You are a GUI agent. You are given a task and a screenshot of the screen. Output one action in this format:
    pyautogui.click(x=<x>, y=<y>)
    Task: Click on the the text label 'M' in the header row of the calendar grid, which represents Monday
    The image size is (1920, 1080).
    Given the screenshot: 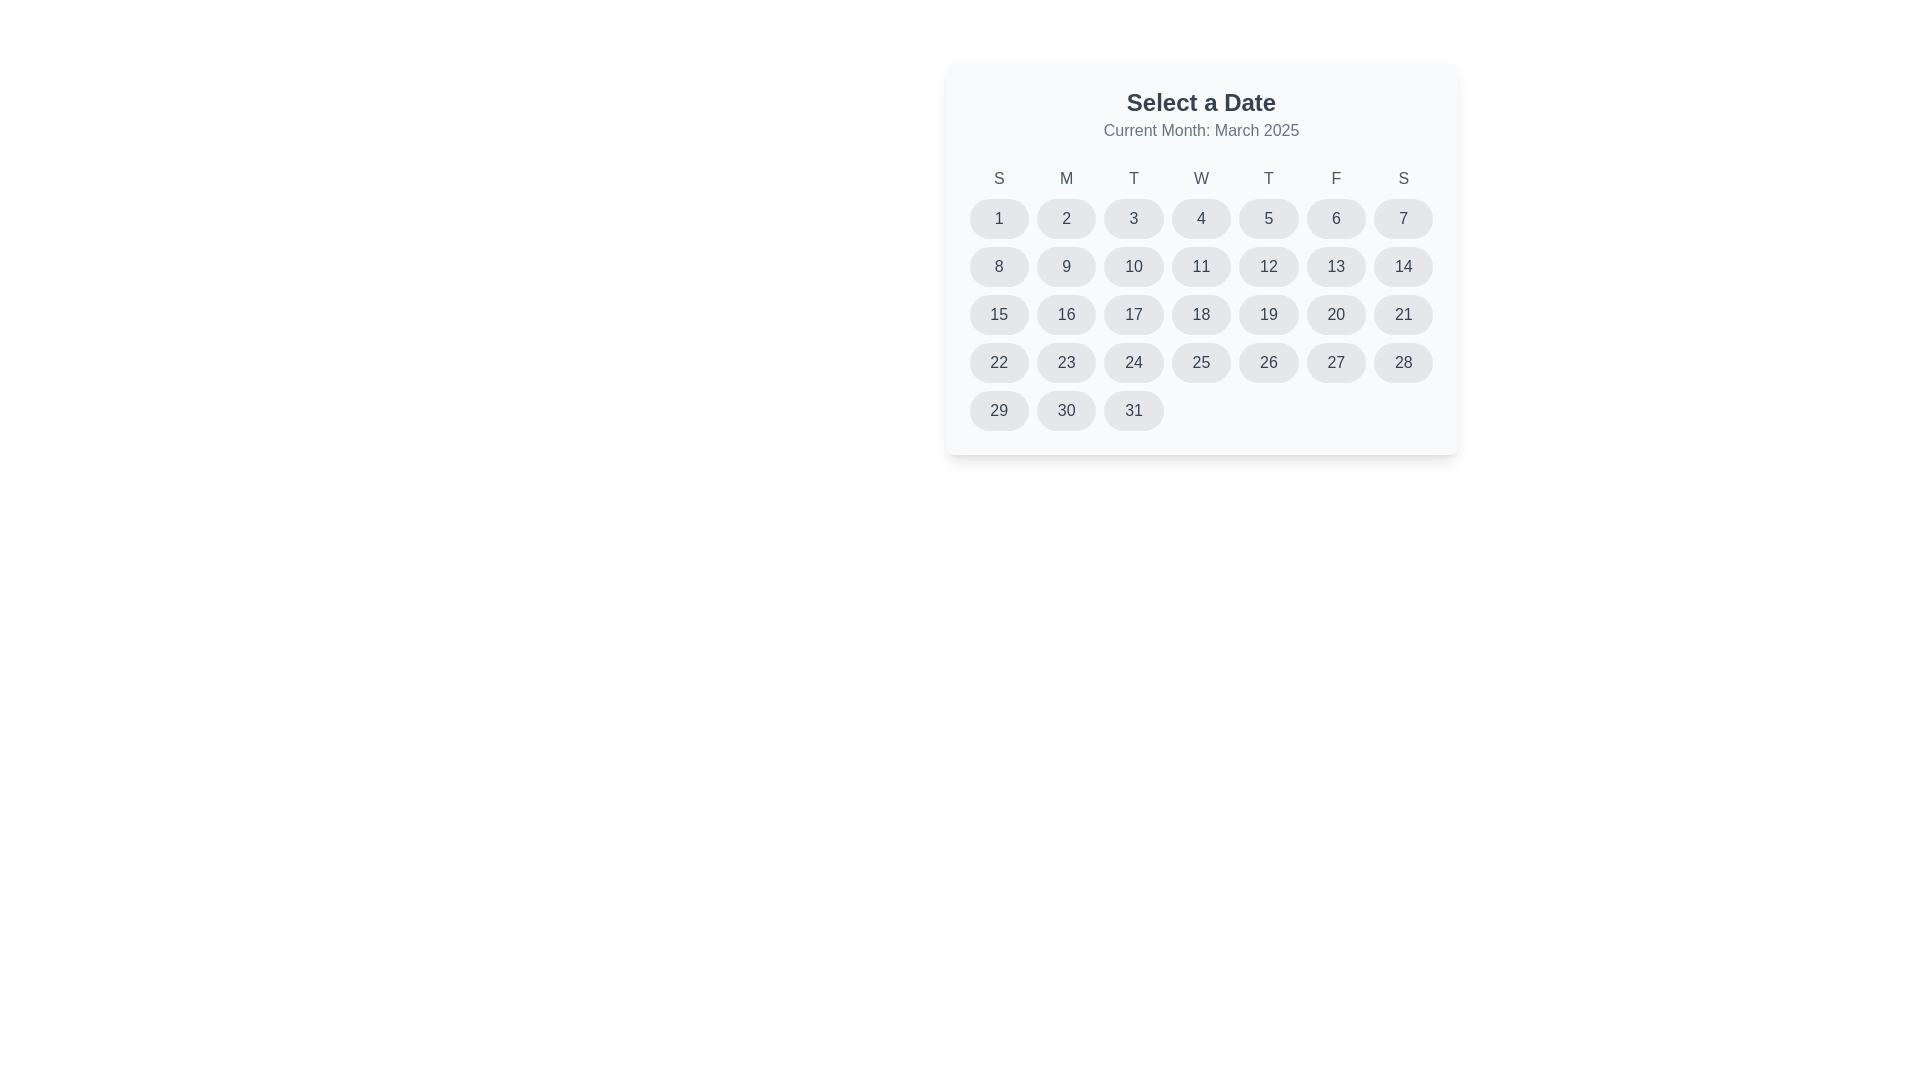 What is the action you would take?
    pyautogui.click(x=1065, y=177)
    